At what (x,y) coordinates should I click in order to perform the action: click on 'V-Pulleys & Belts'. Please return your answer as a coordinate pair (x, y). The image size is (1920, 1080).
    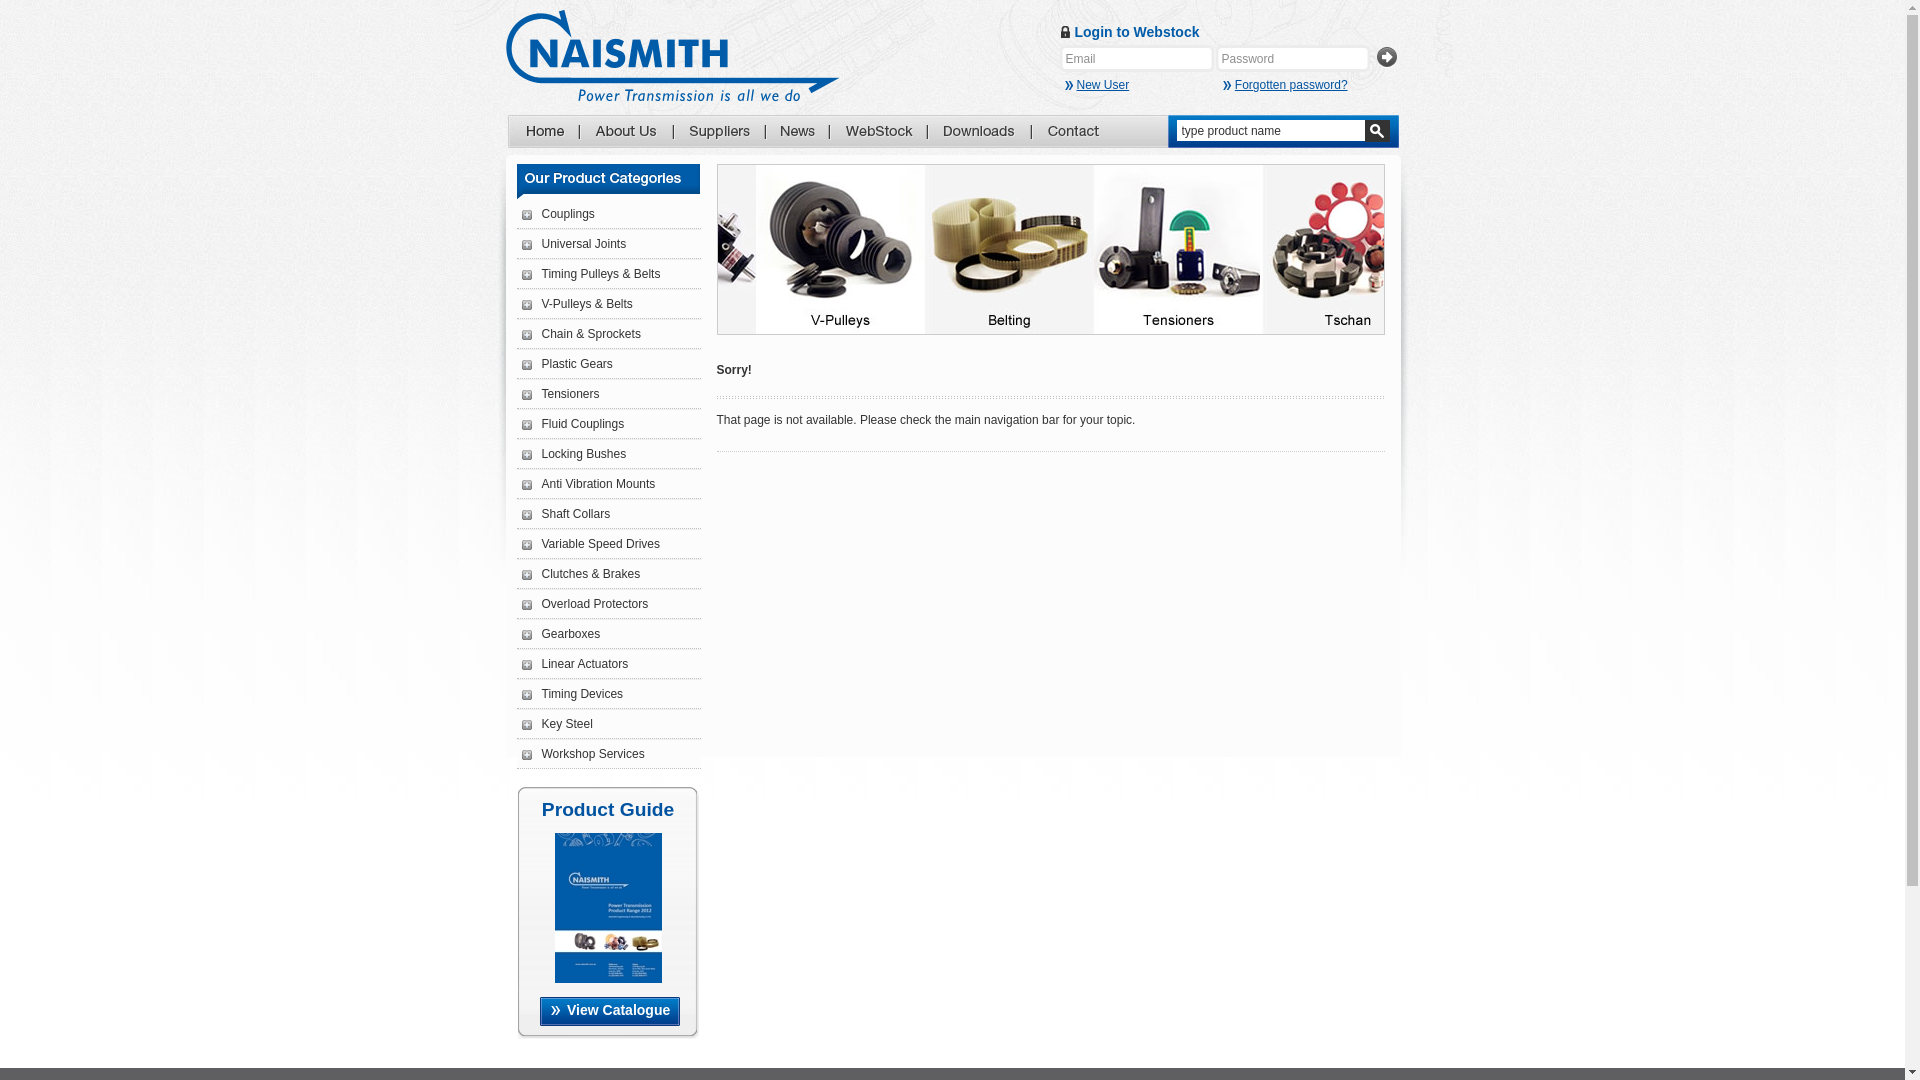
    Looking at the image, I should click on (576, 304).